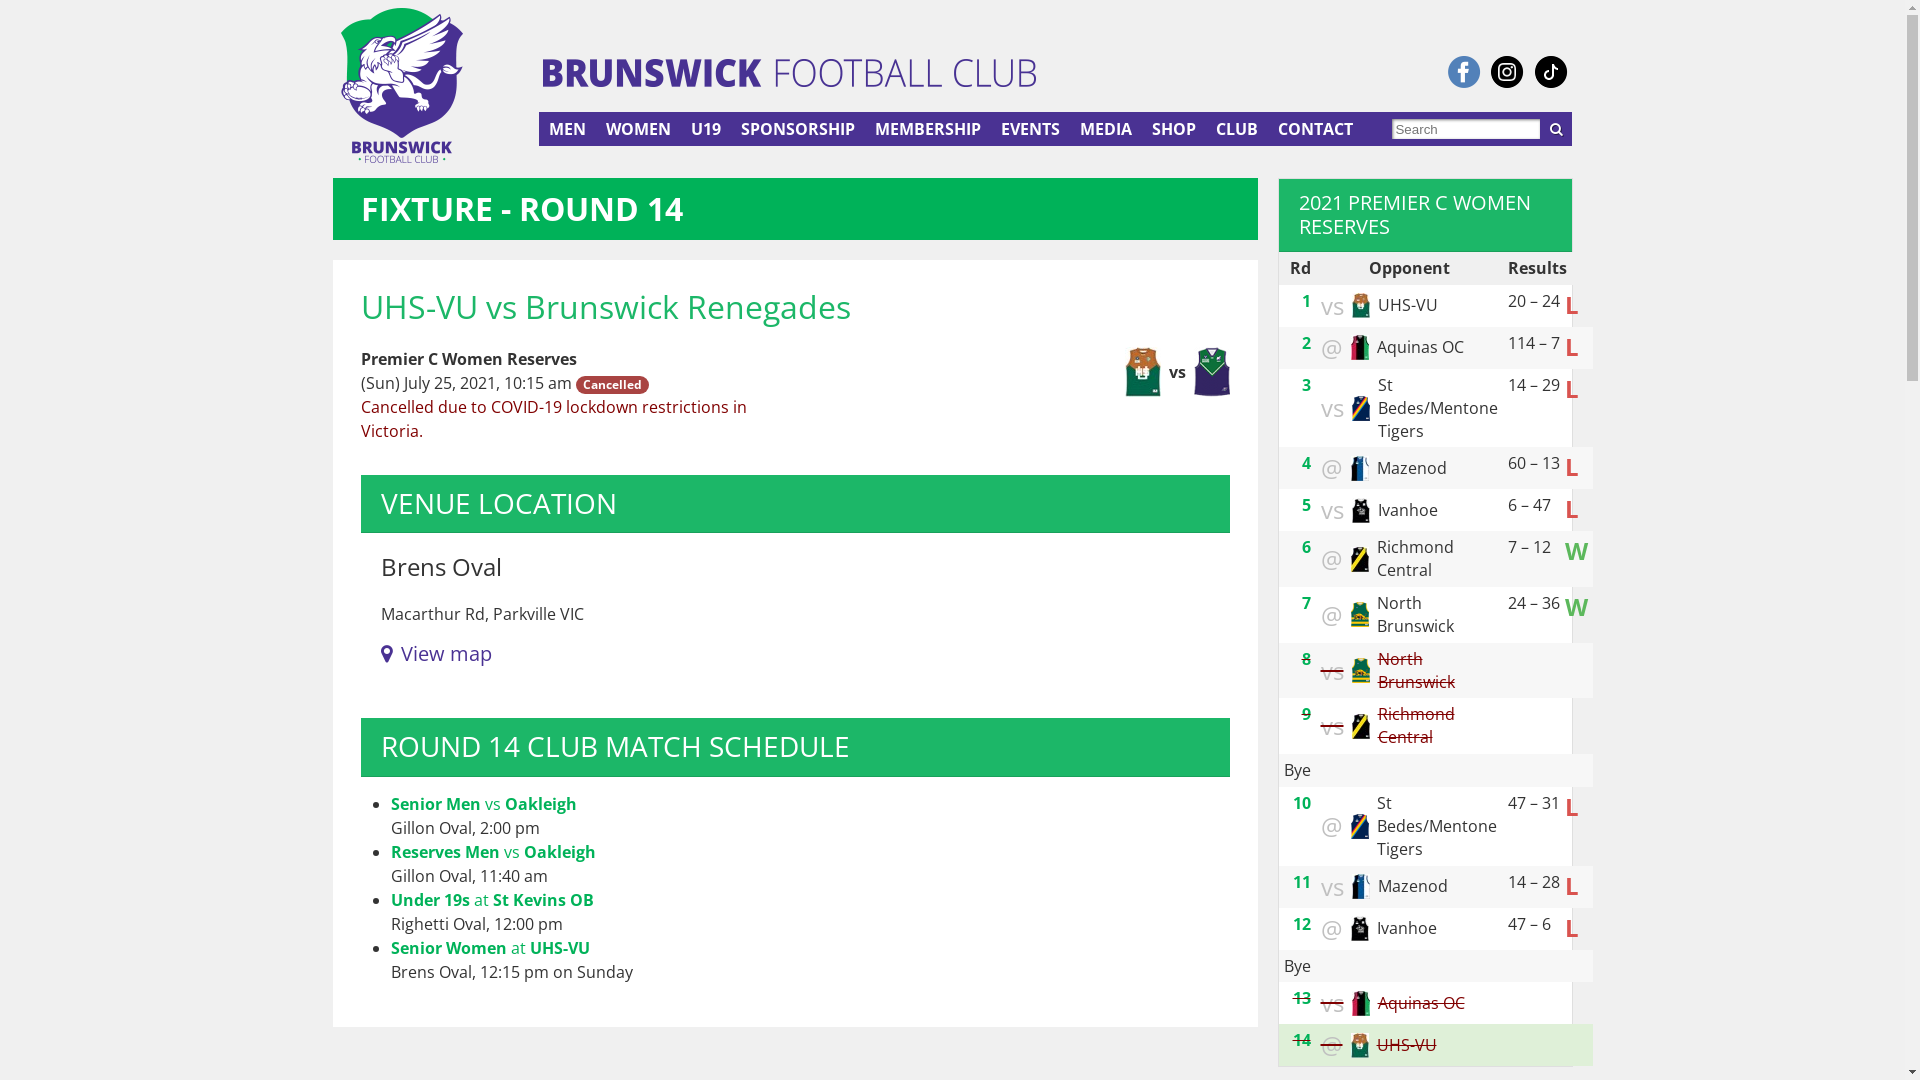 The image size is (1920, 1080). Describe the element at coordinates (1358, 468) in the screenshot. I see `'Mazenod'` at that location.